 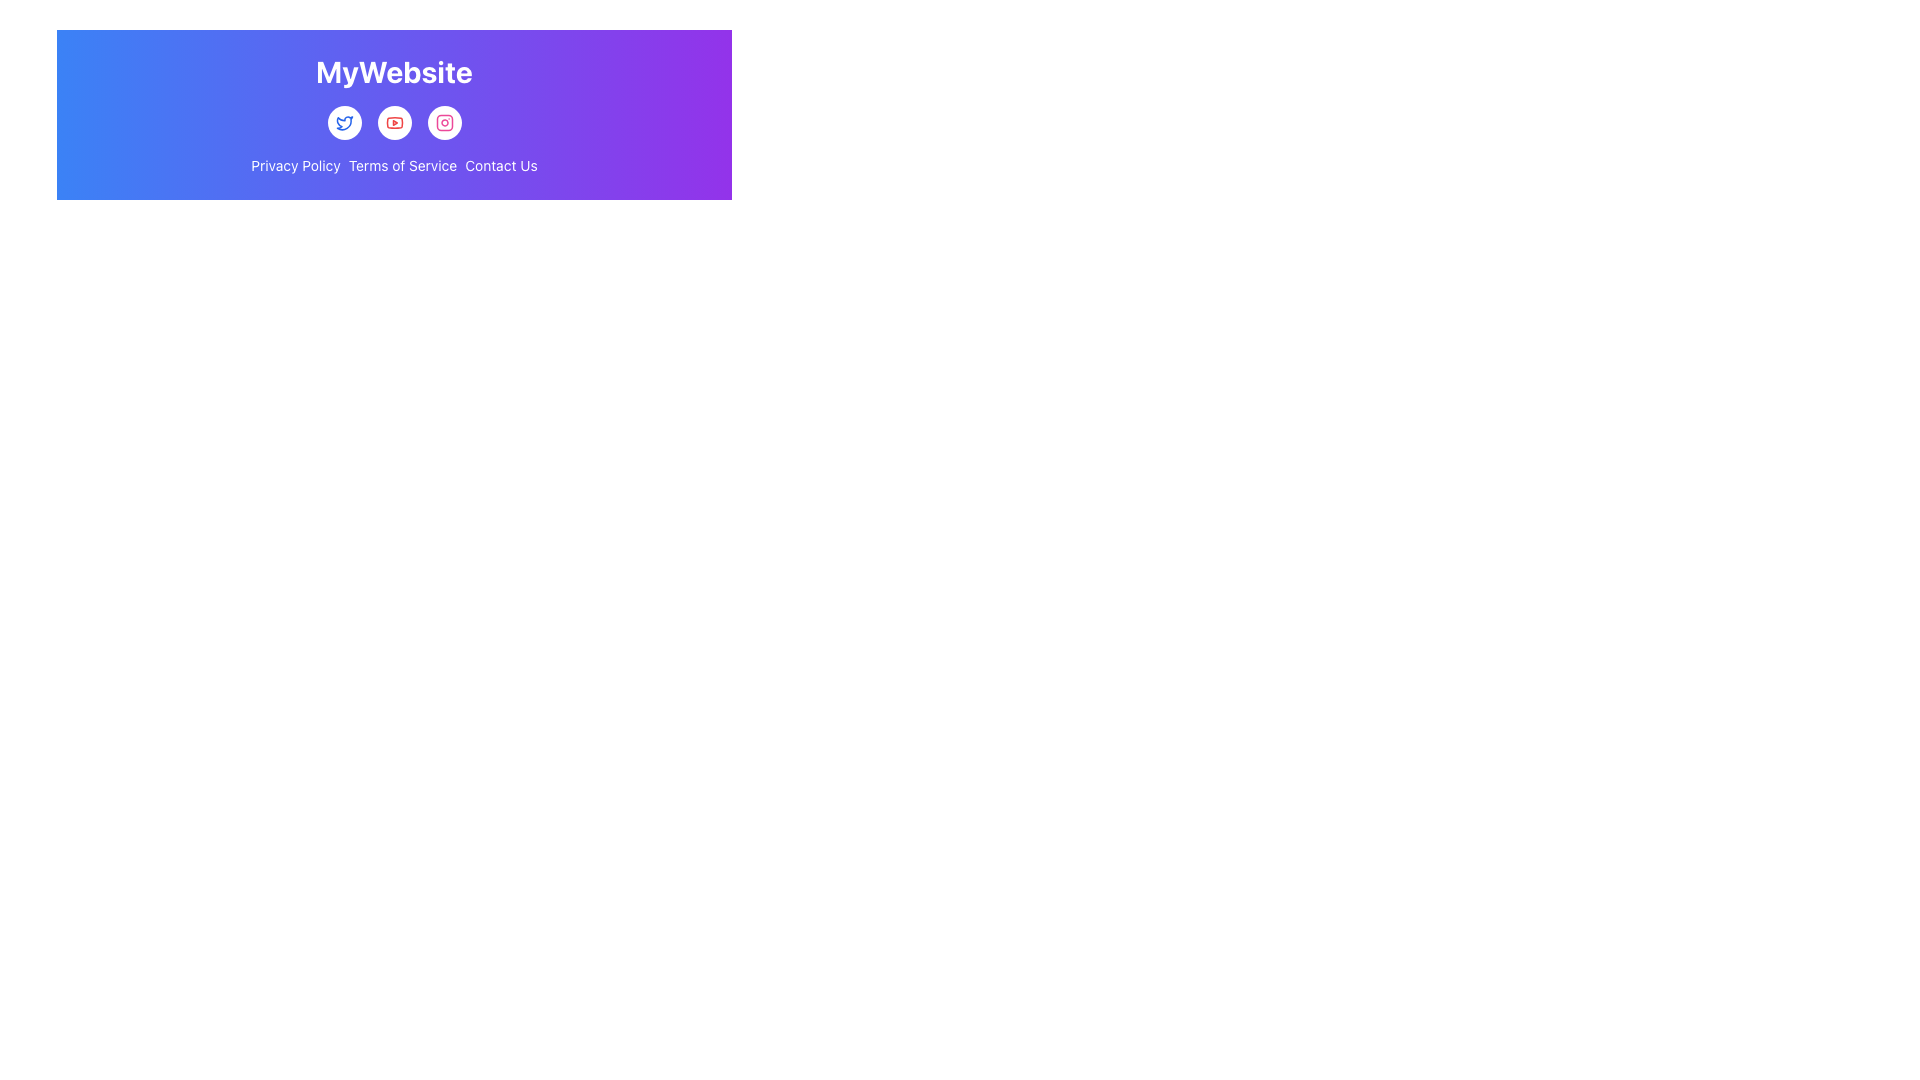 I want to click on the circular Instagram button with a white background and pink logo, so click(x=443, y=123).